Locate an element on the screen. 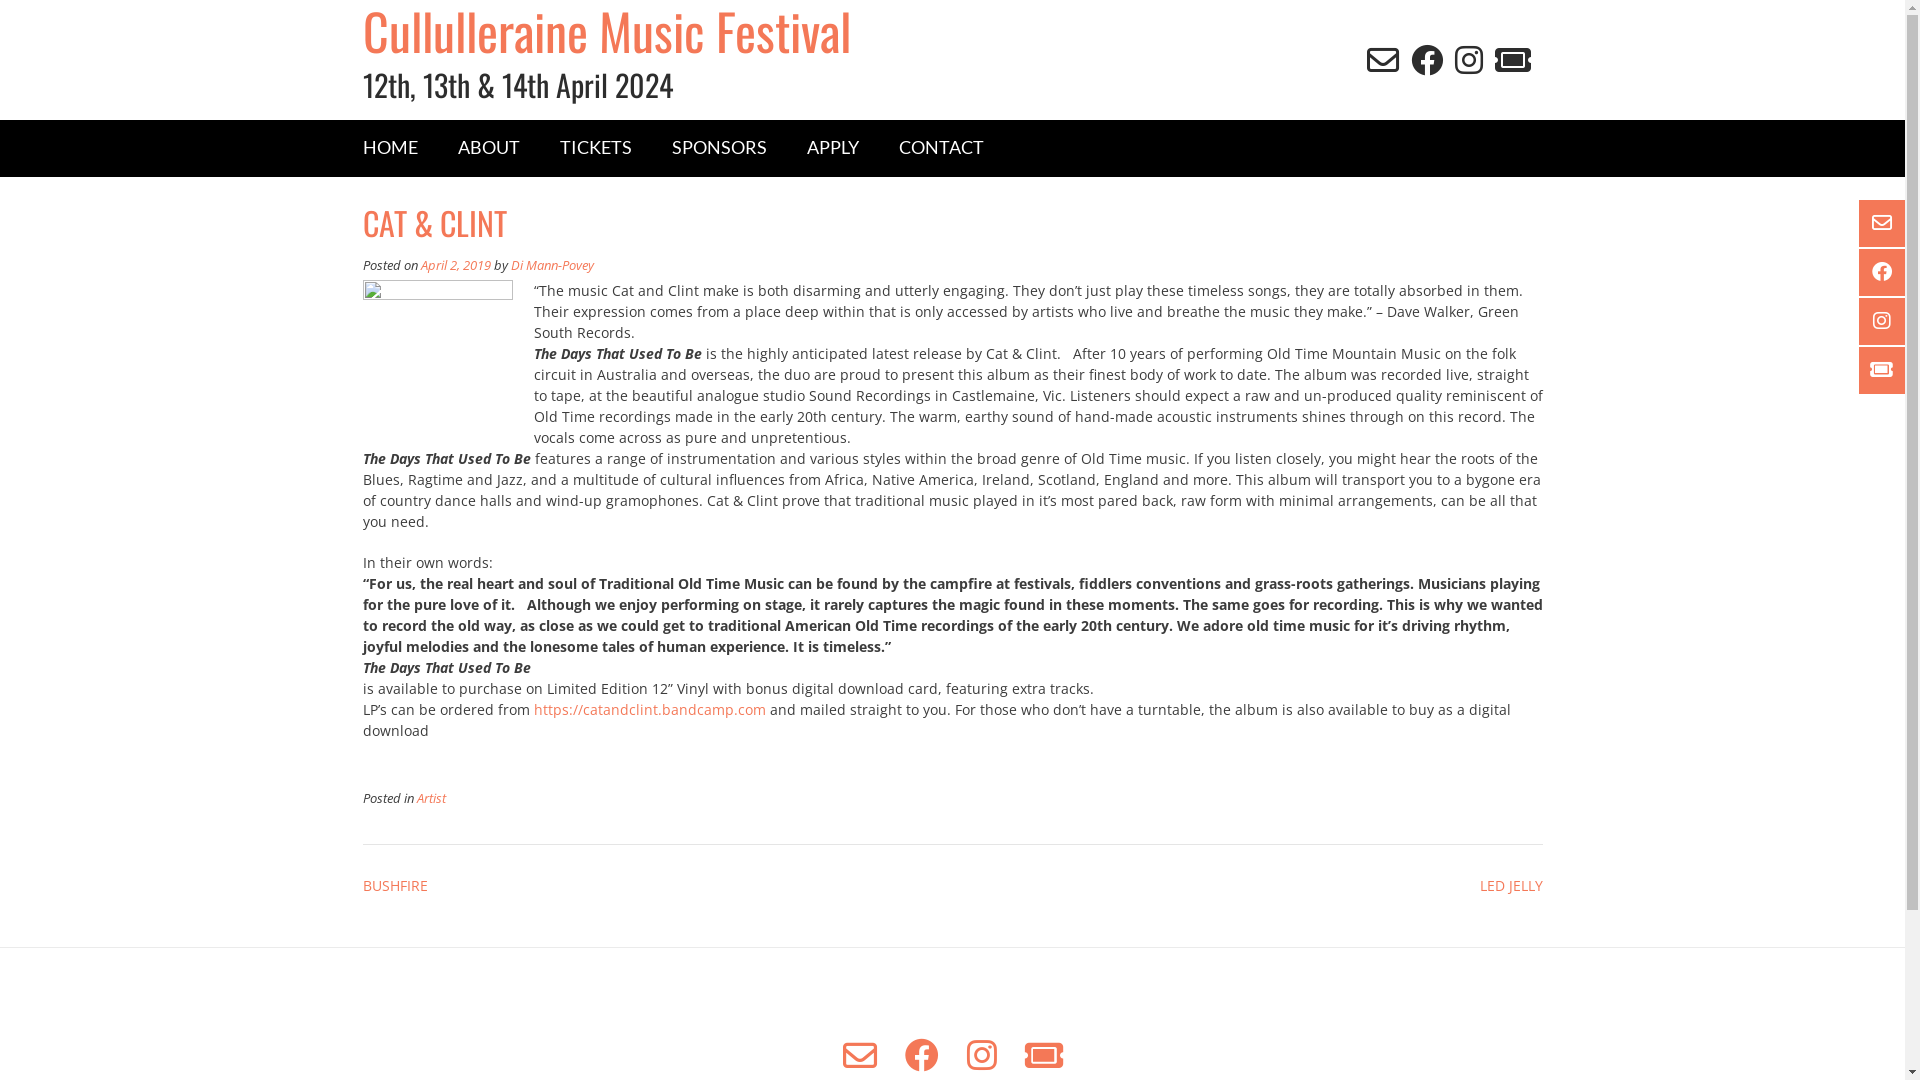 Image resolution: width=1920 pixels, height=1080 pixels. 'April 2, 2019' is located at coordinates (454, 264).